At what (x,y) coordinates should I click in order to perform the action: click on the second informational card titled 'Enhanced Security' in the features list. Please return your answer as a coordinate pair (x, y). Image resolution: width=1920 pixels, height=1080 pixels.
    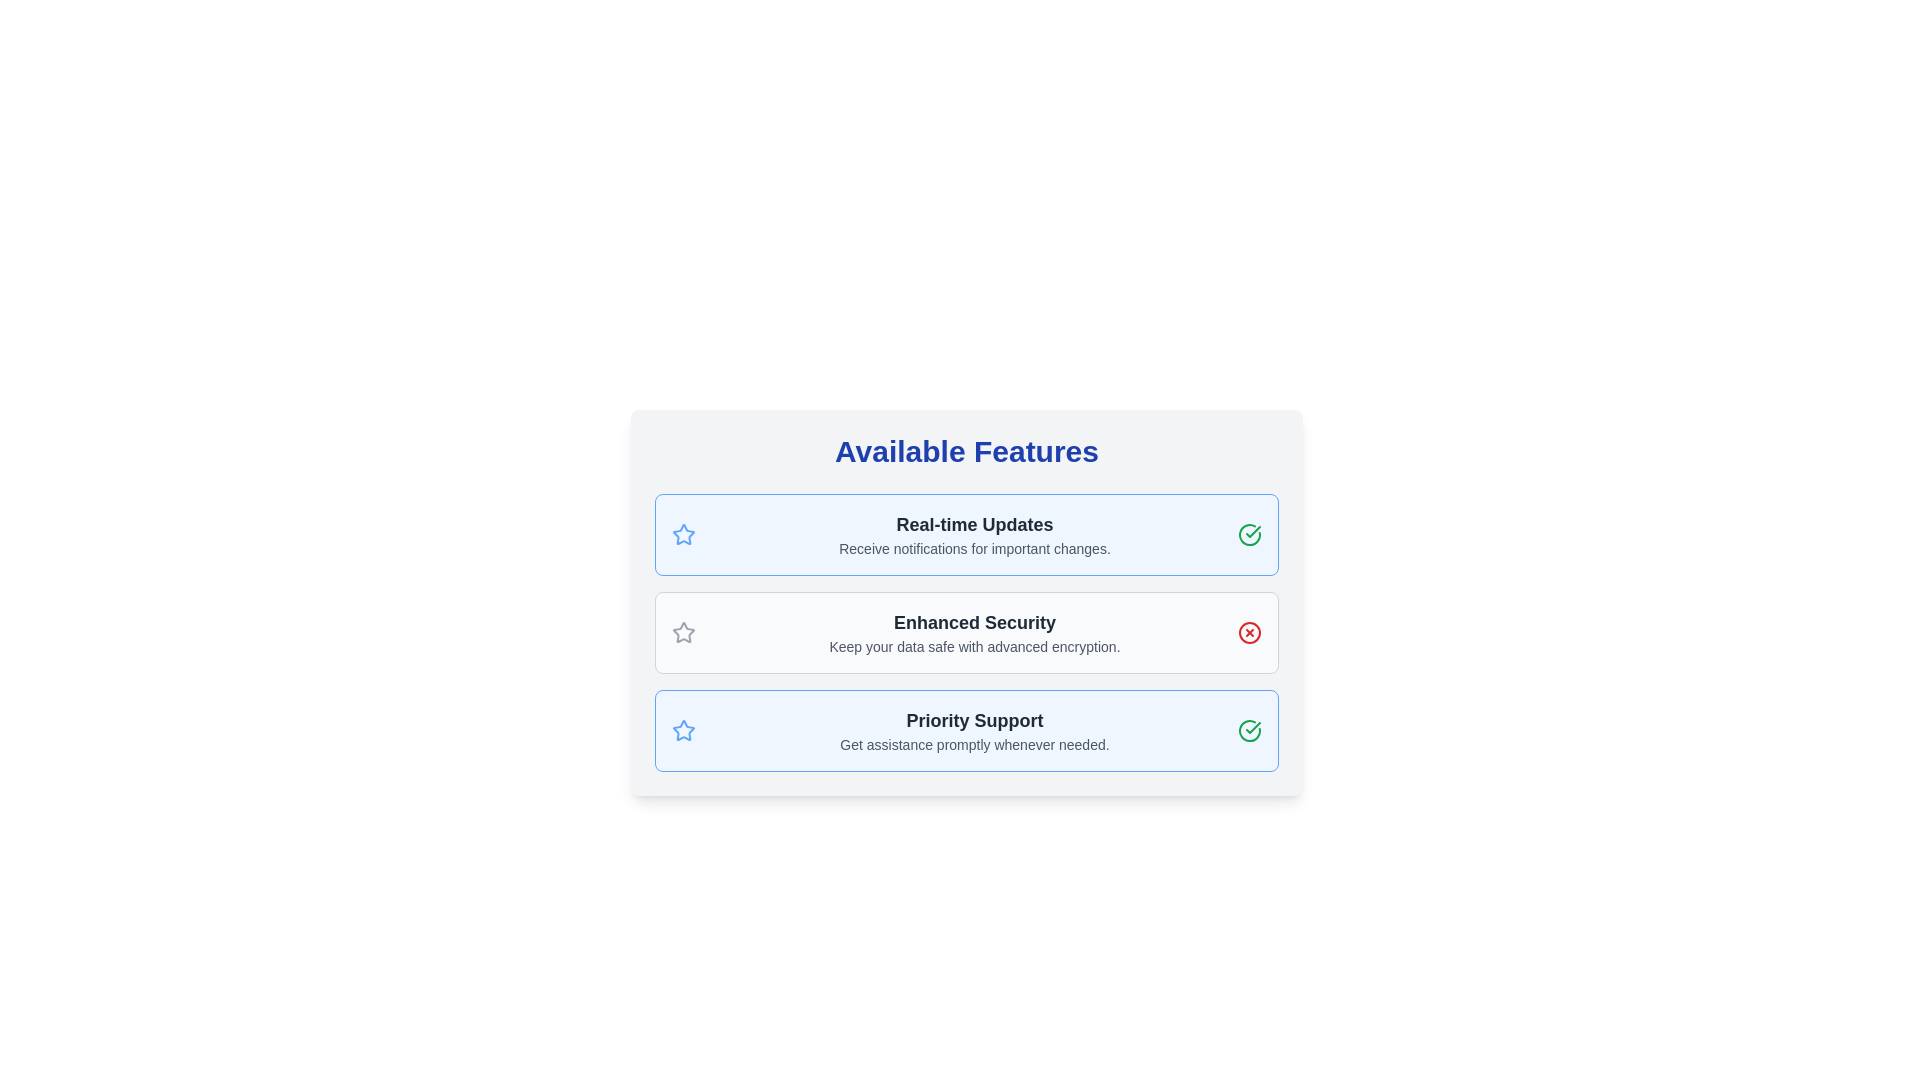
    Looking at the image, I should click on (966, 601).